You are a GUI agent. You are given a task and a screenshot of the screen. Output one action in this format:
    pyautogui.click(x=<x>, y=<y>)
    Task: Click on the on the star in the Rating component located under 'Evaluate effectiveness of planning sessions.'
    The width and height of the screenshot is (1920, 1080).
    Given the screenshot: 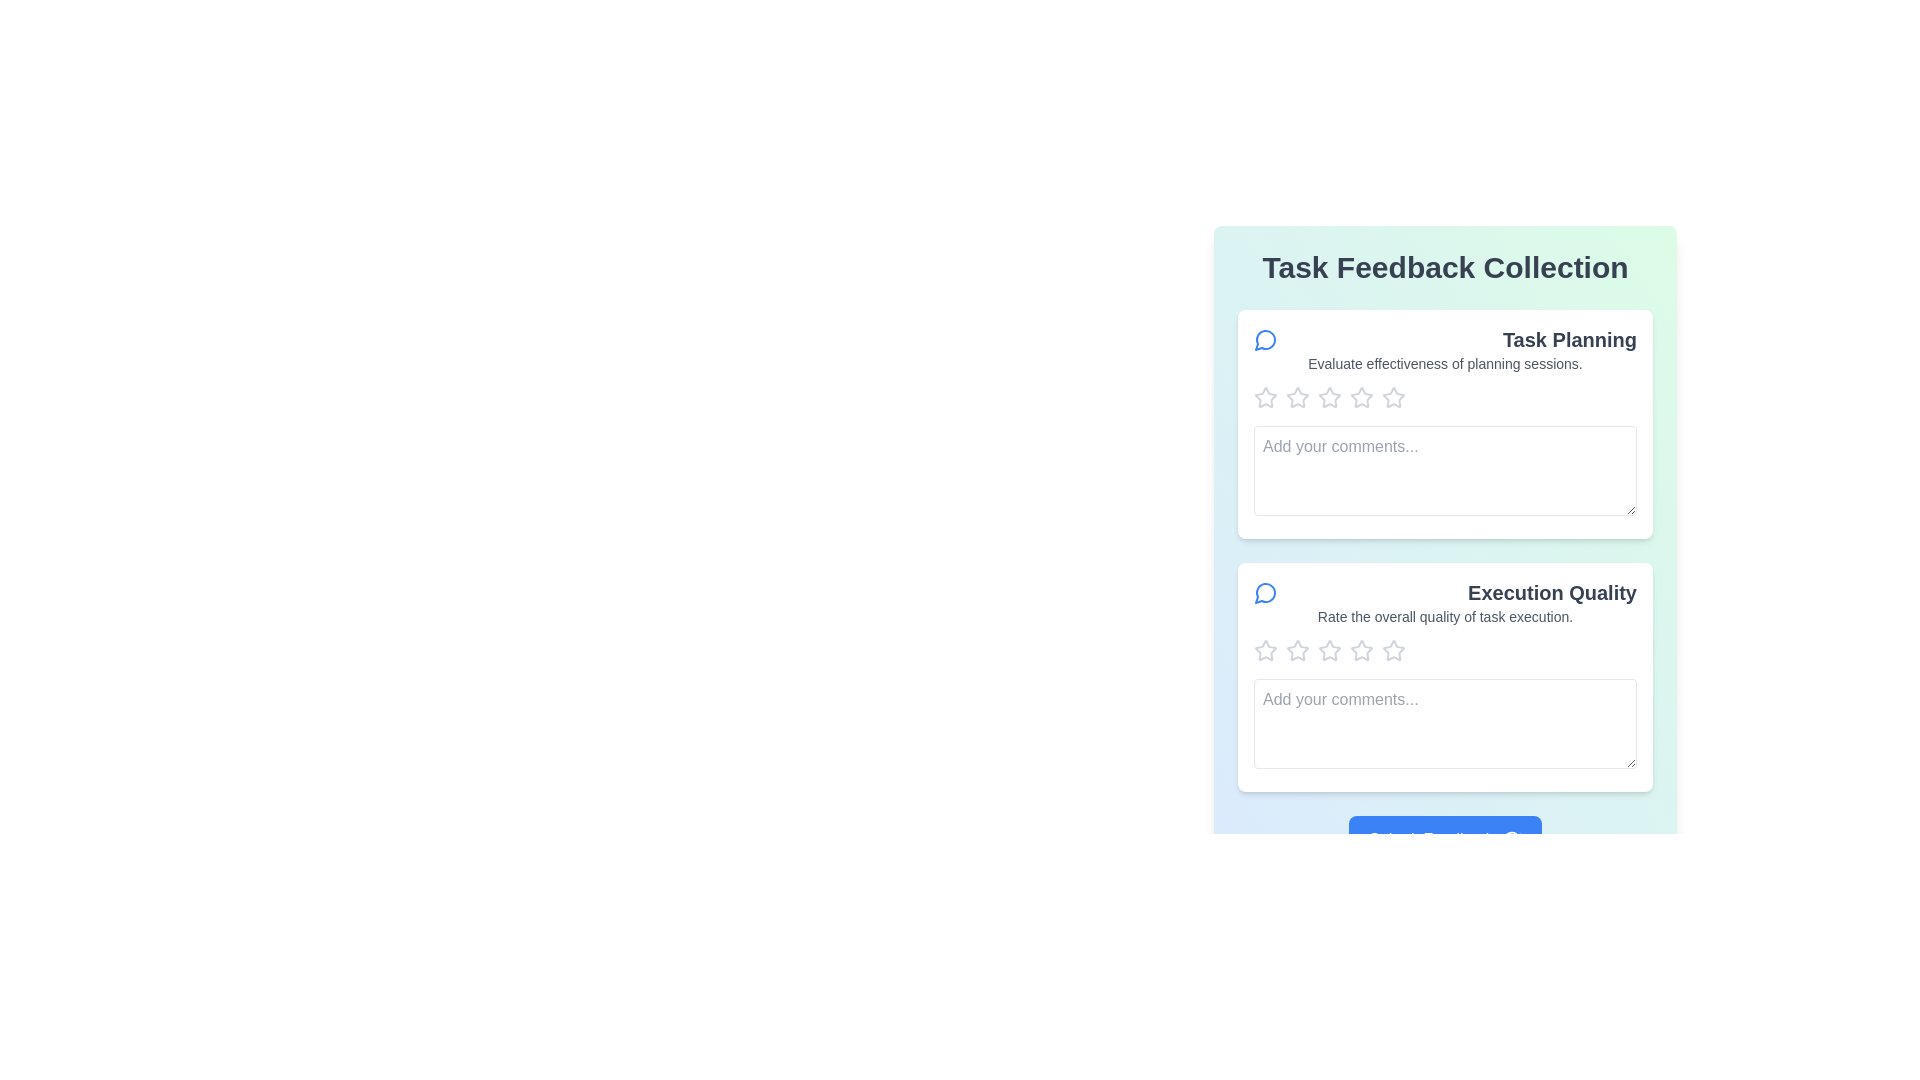 What is the action you would take?
    pyautogui.click(x=1445, y=397)
    